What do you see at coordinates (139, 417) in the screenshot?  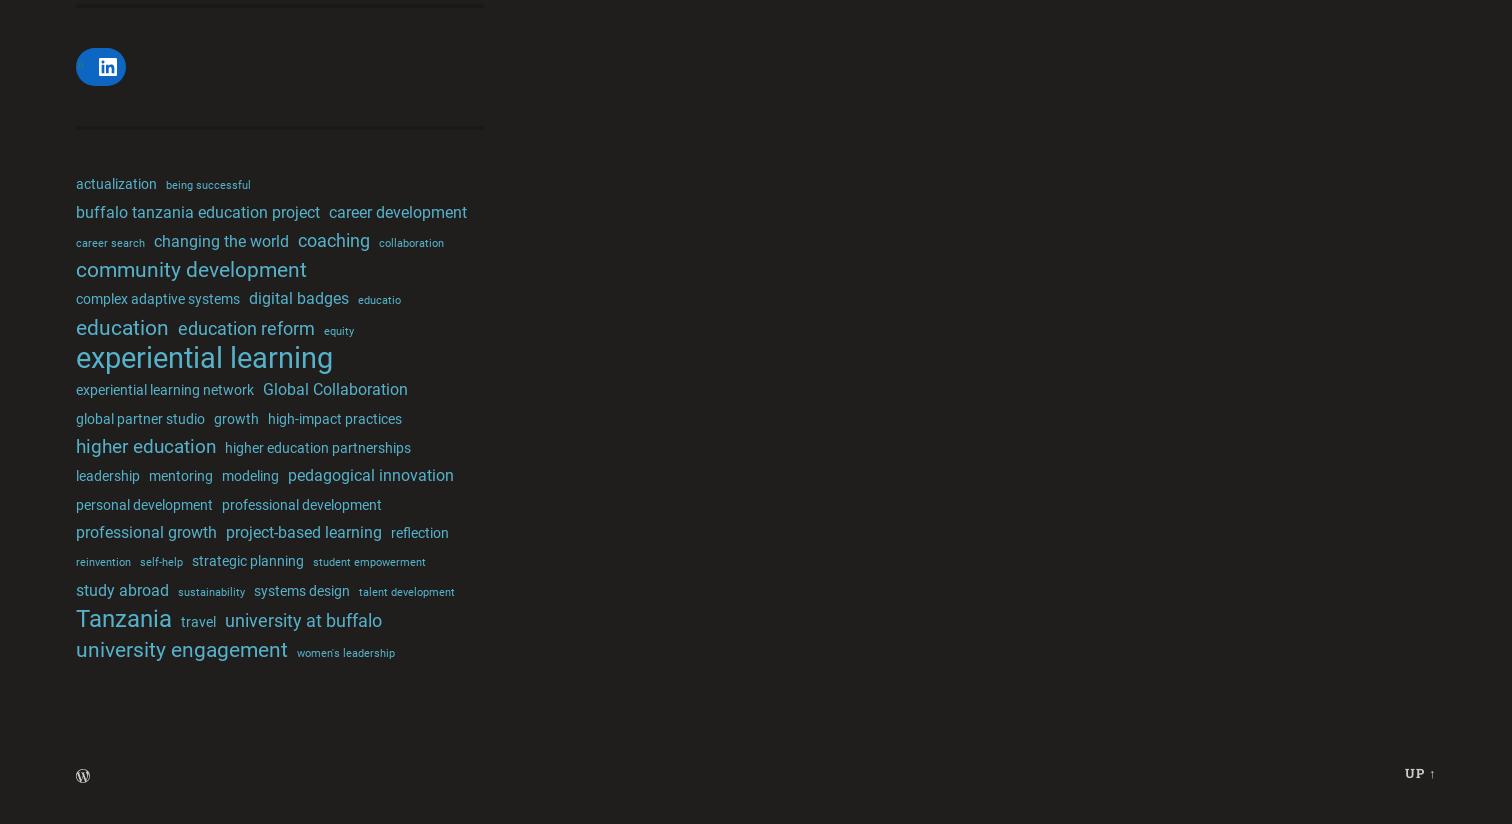 I see `'global partner studio'` at bounding box center [139, 417].